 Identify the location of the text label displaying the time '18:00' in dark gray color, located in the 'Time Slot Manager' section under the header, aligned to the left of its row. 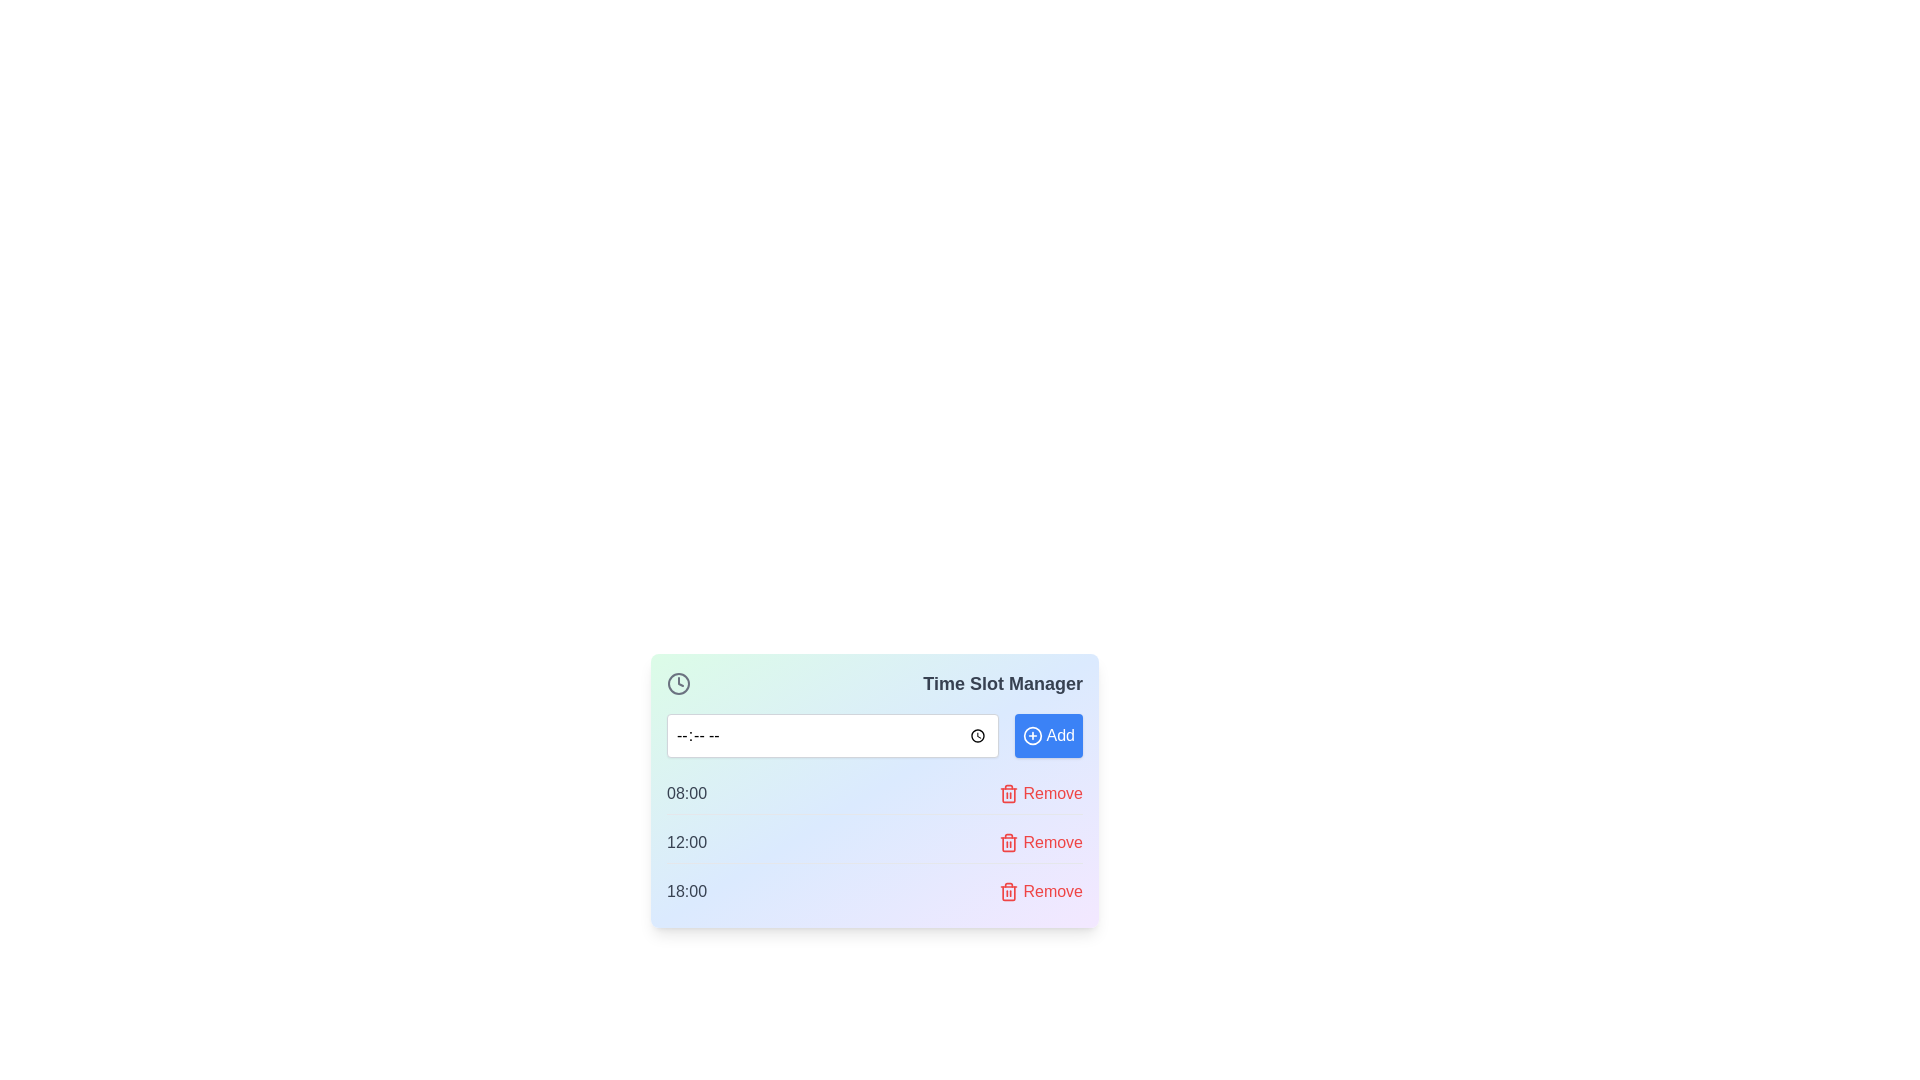
(686, 890).